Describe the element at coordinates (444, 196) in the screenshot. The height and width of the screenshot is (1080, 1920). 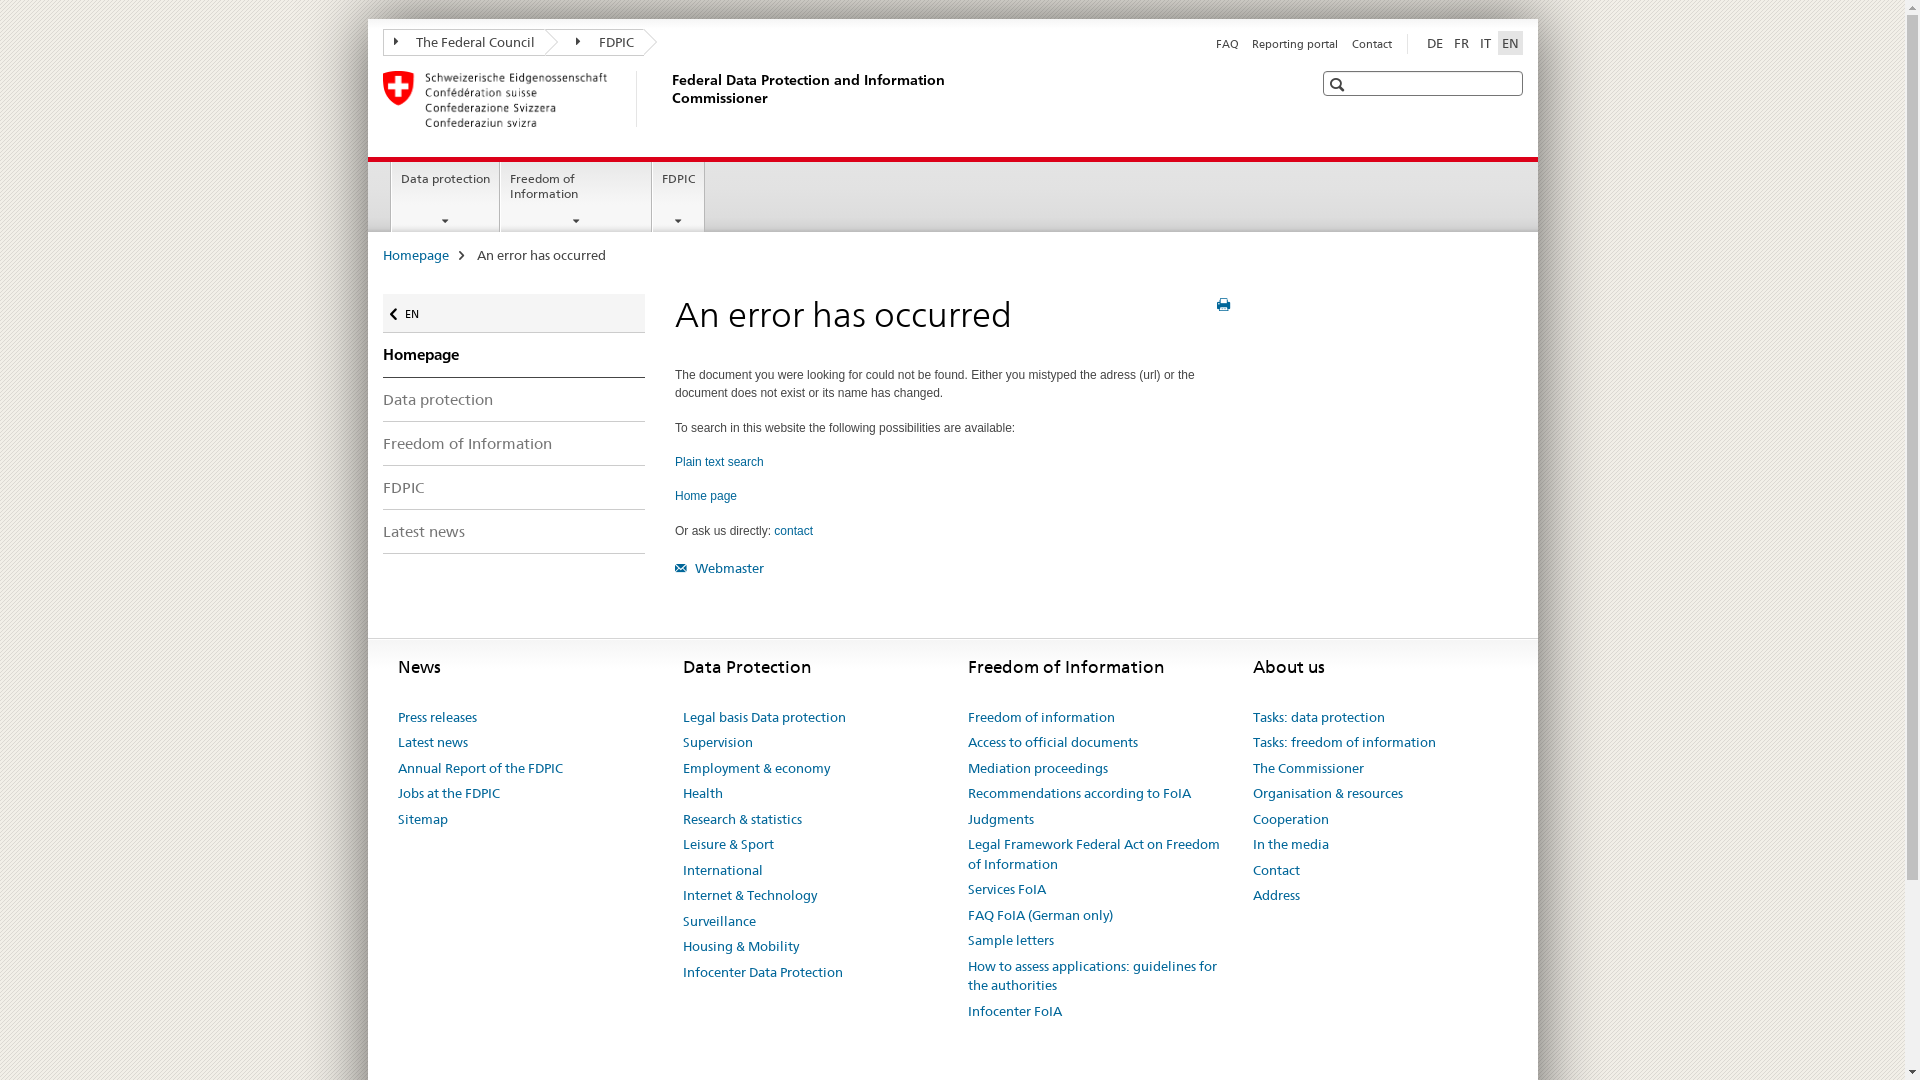
I see `'Data protection'` at that location.